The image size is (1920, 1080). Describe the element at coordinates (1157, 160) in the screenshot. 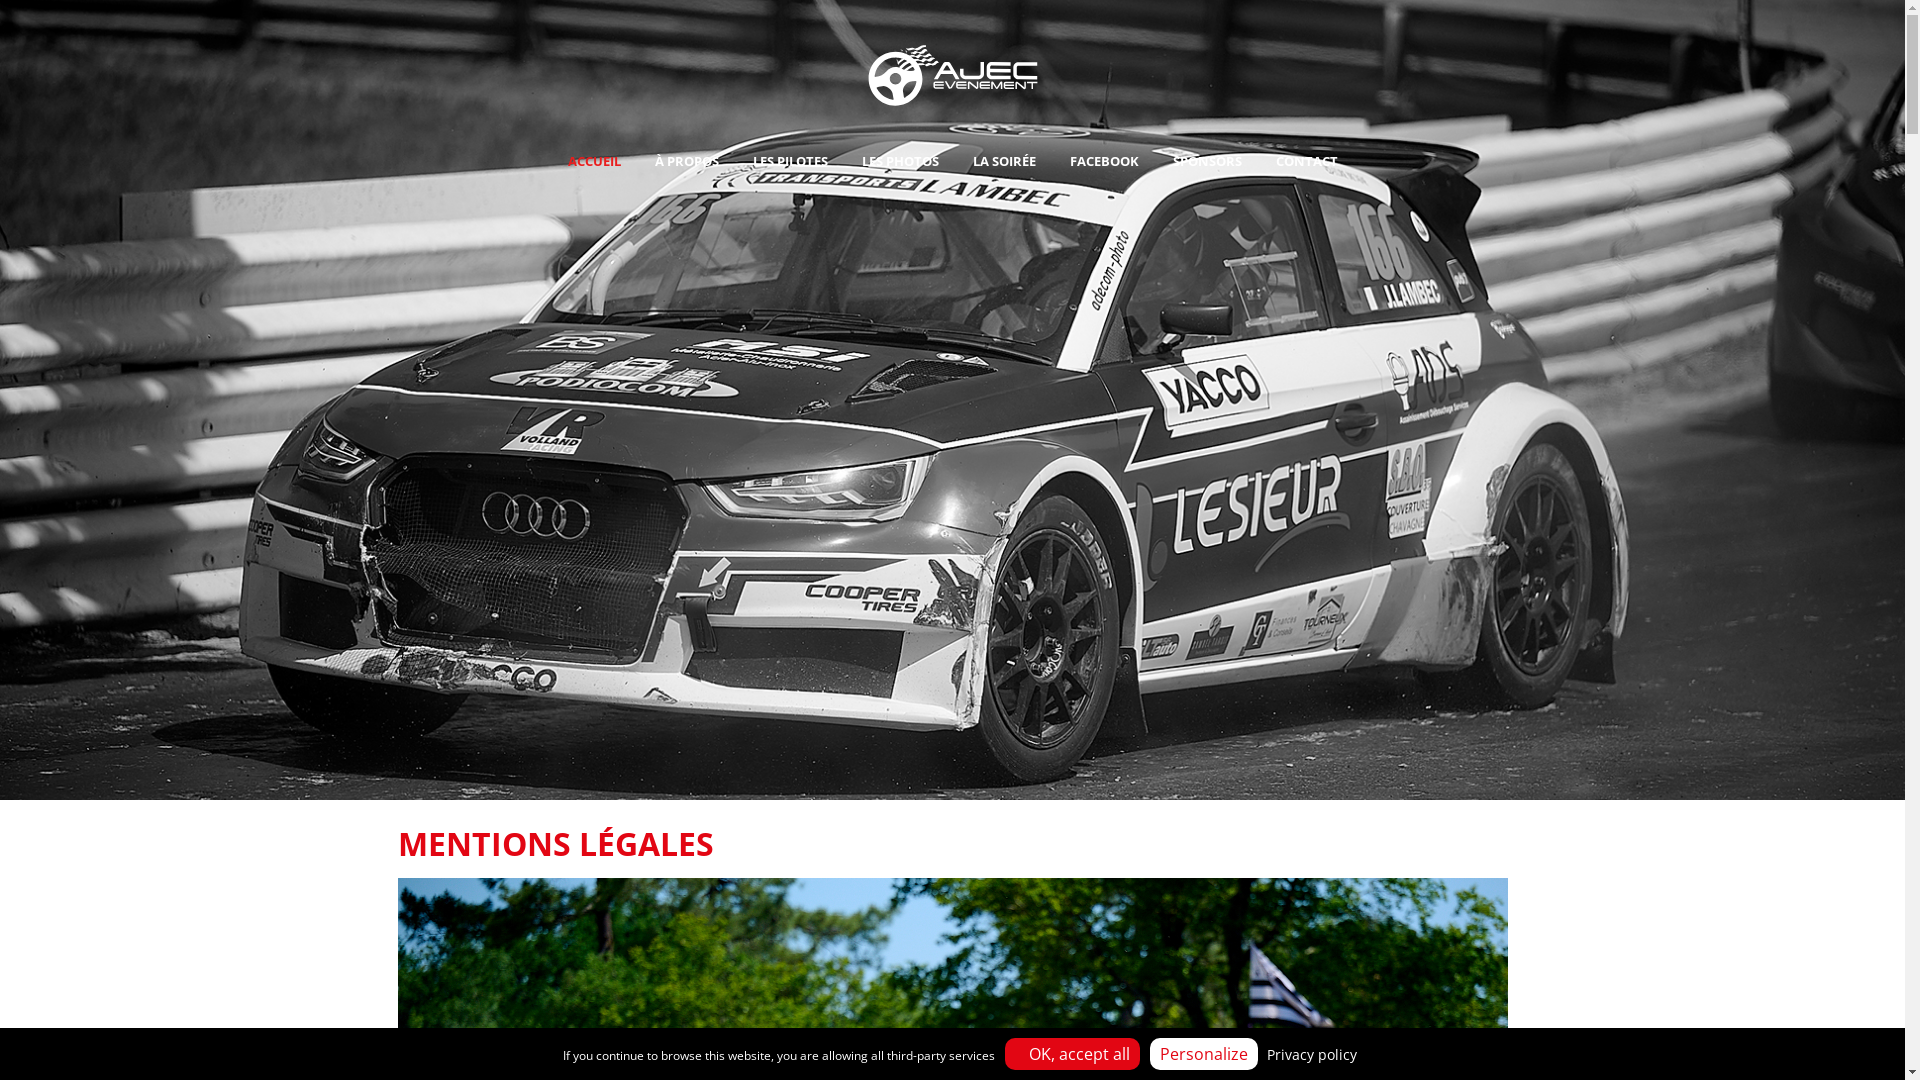

I see `'SPONSORS'` at that location.